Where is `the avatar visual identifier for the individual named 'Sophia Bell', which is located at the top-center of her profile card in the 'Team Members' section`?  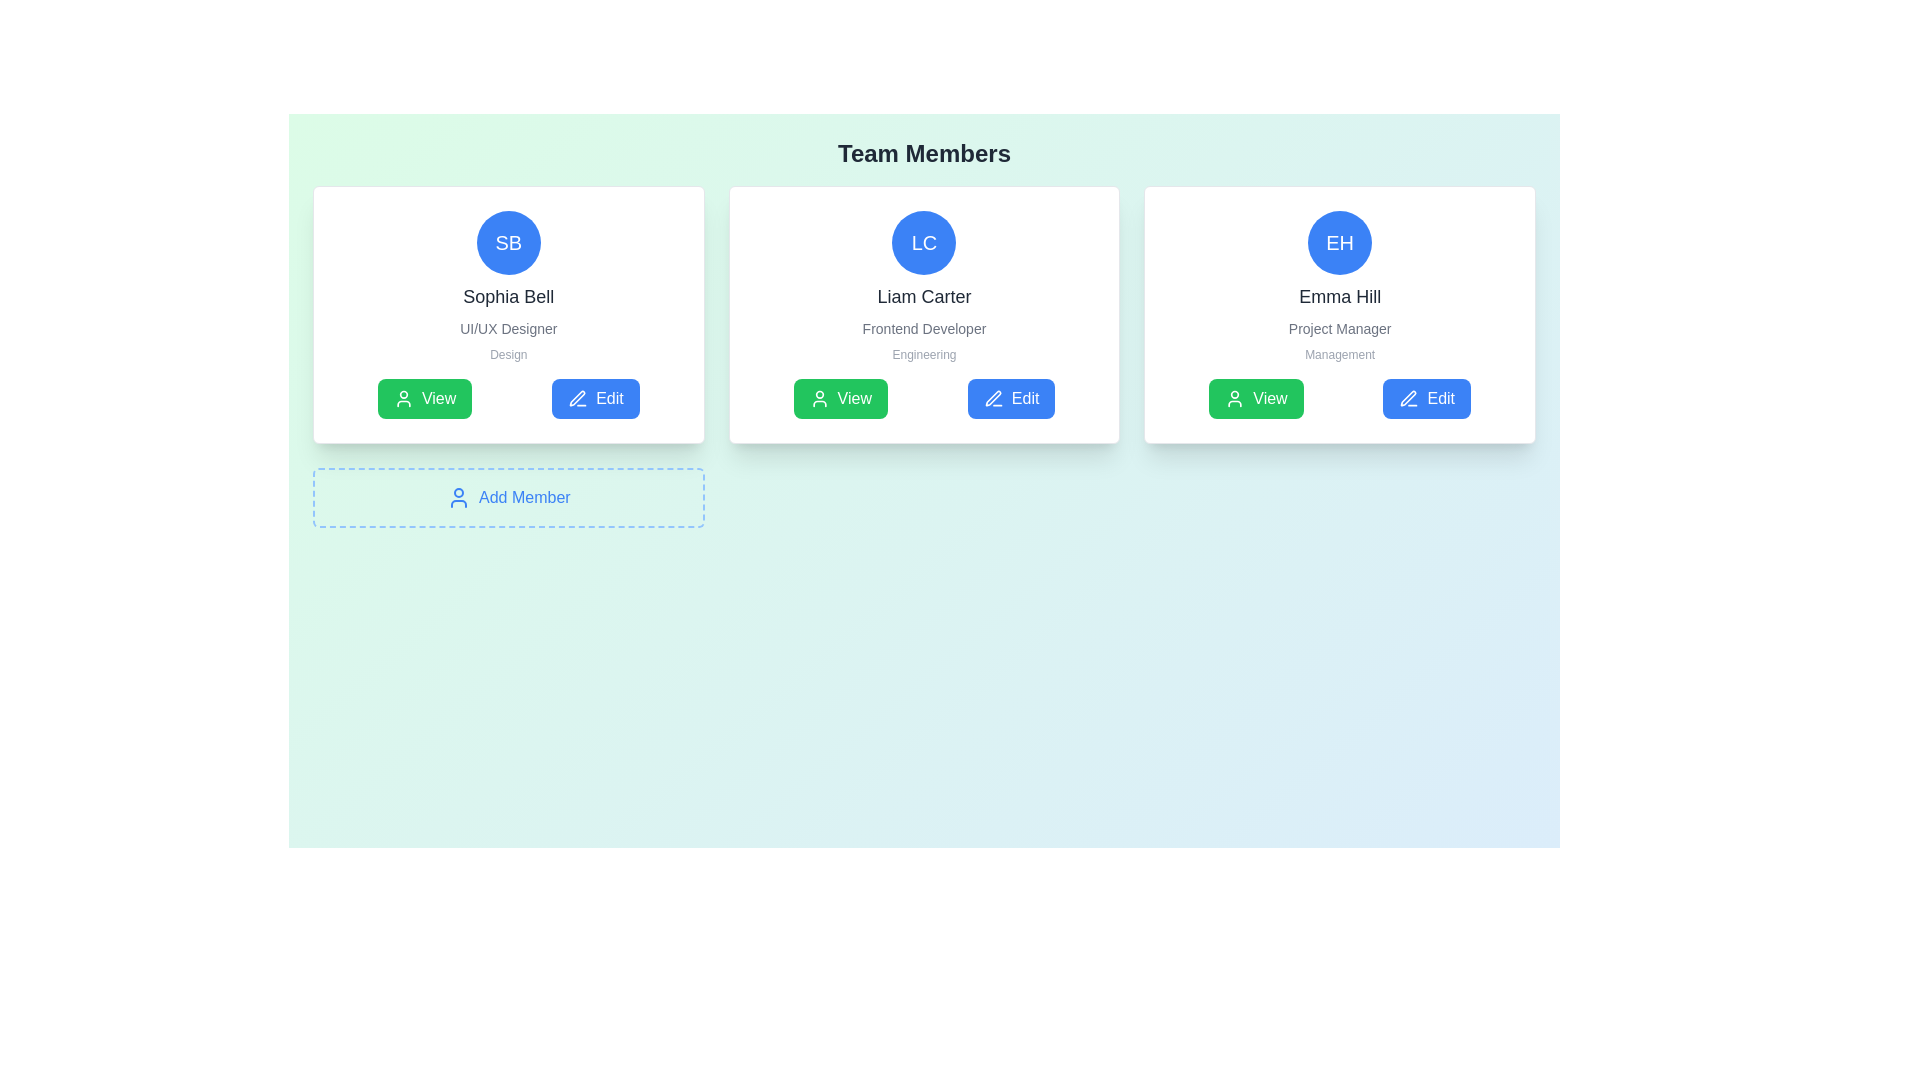
the avatar visual identifier for the individual named 'Sophia Bell', which is located at the top-center of her profile card in the 'Team Members' section is located at coordinates (508, 242).